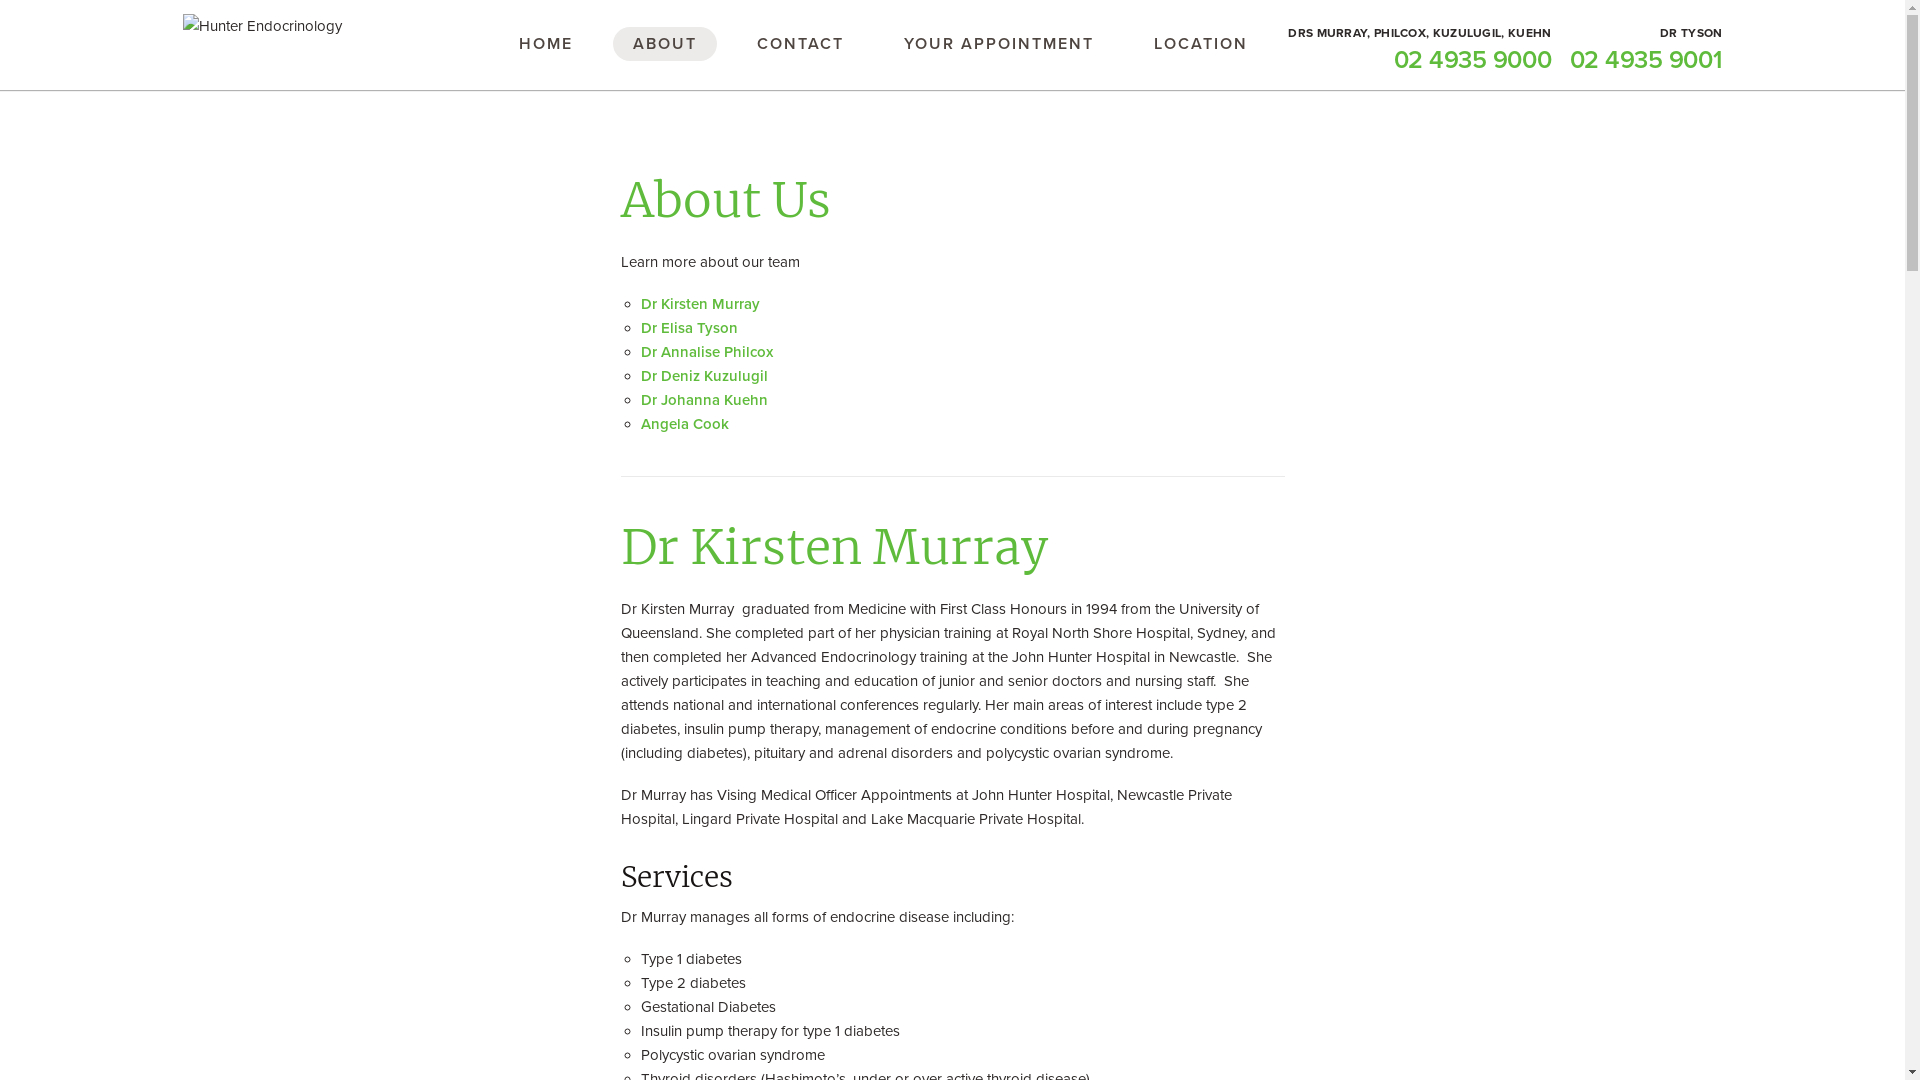  I want to click on 'CONTACT', so click(798, 43).